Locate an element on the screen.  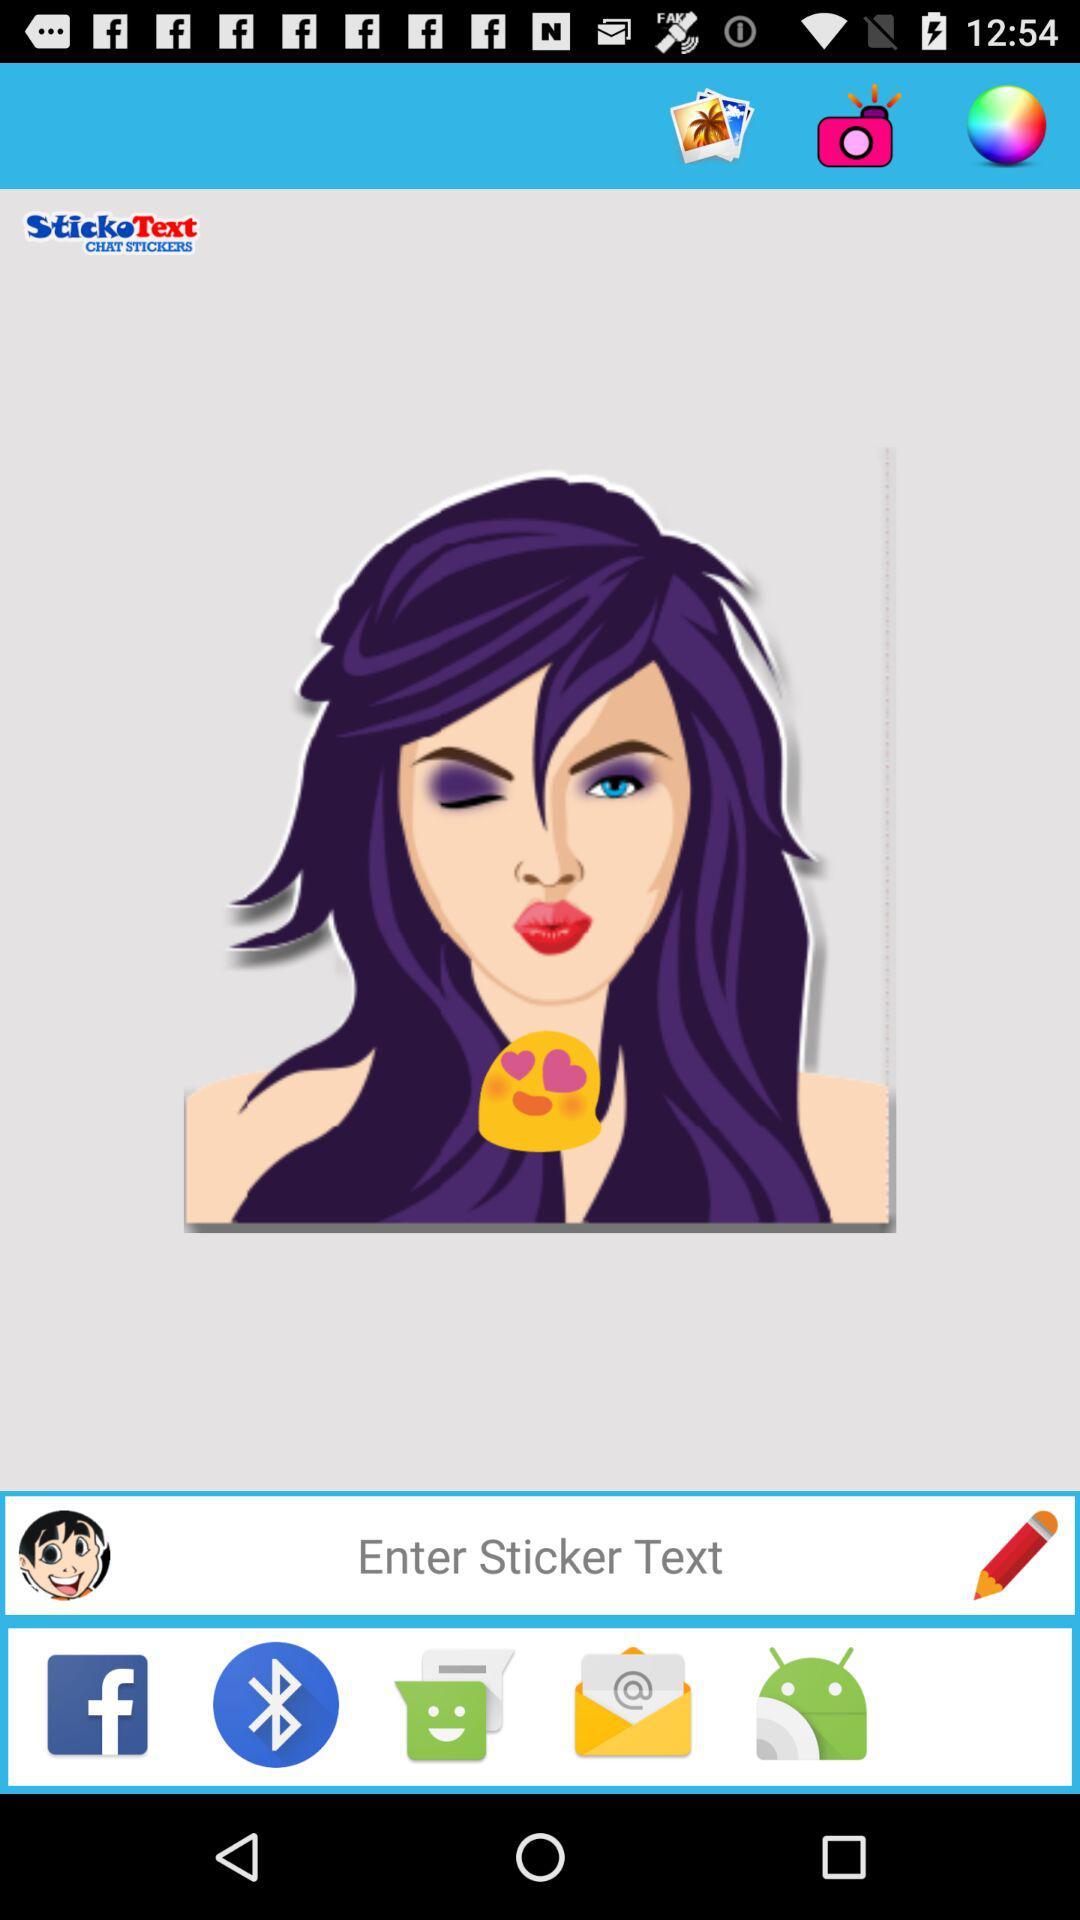
share to facebook is located at coordinates (97, 1703).